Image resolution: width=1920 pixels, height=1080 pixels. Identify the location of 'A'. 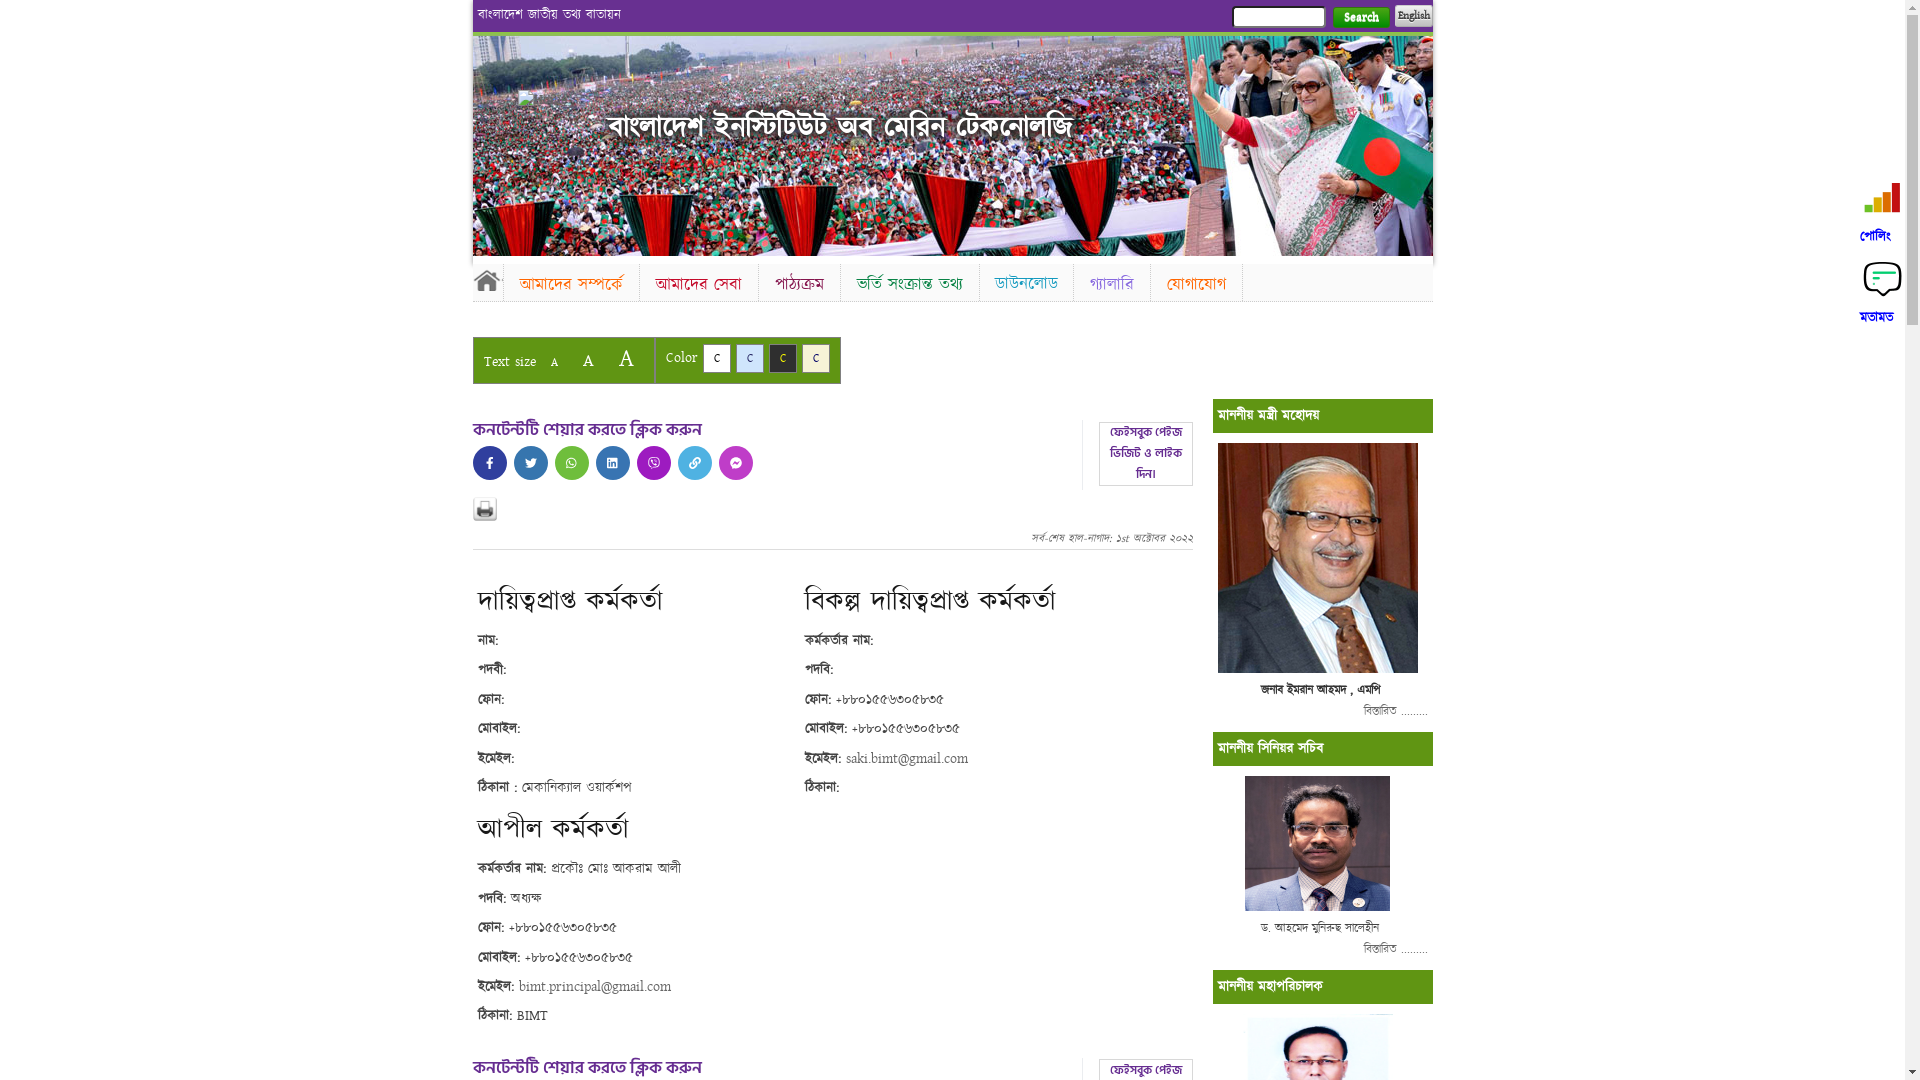
(607, 357).